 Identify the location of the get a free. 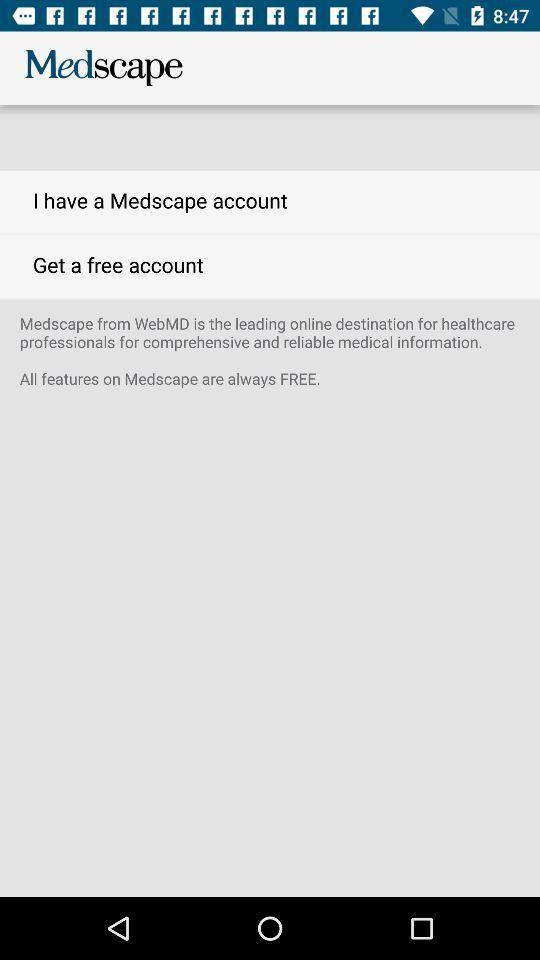
(270, 265).